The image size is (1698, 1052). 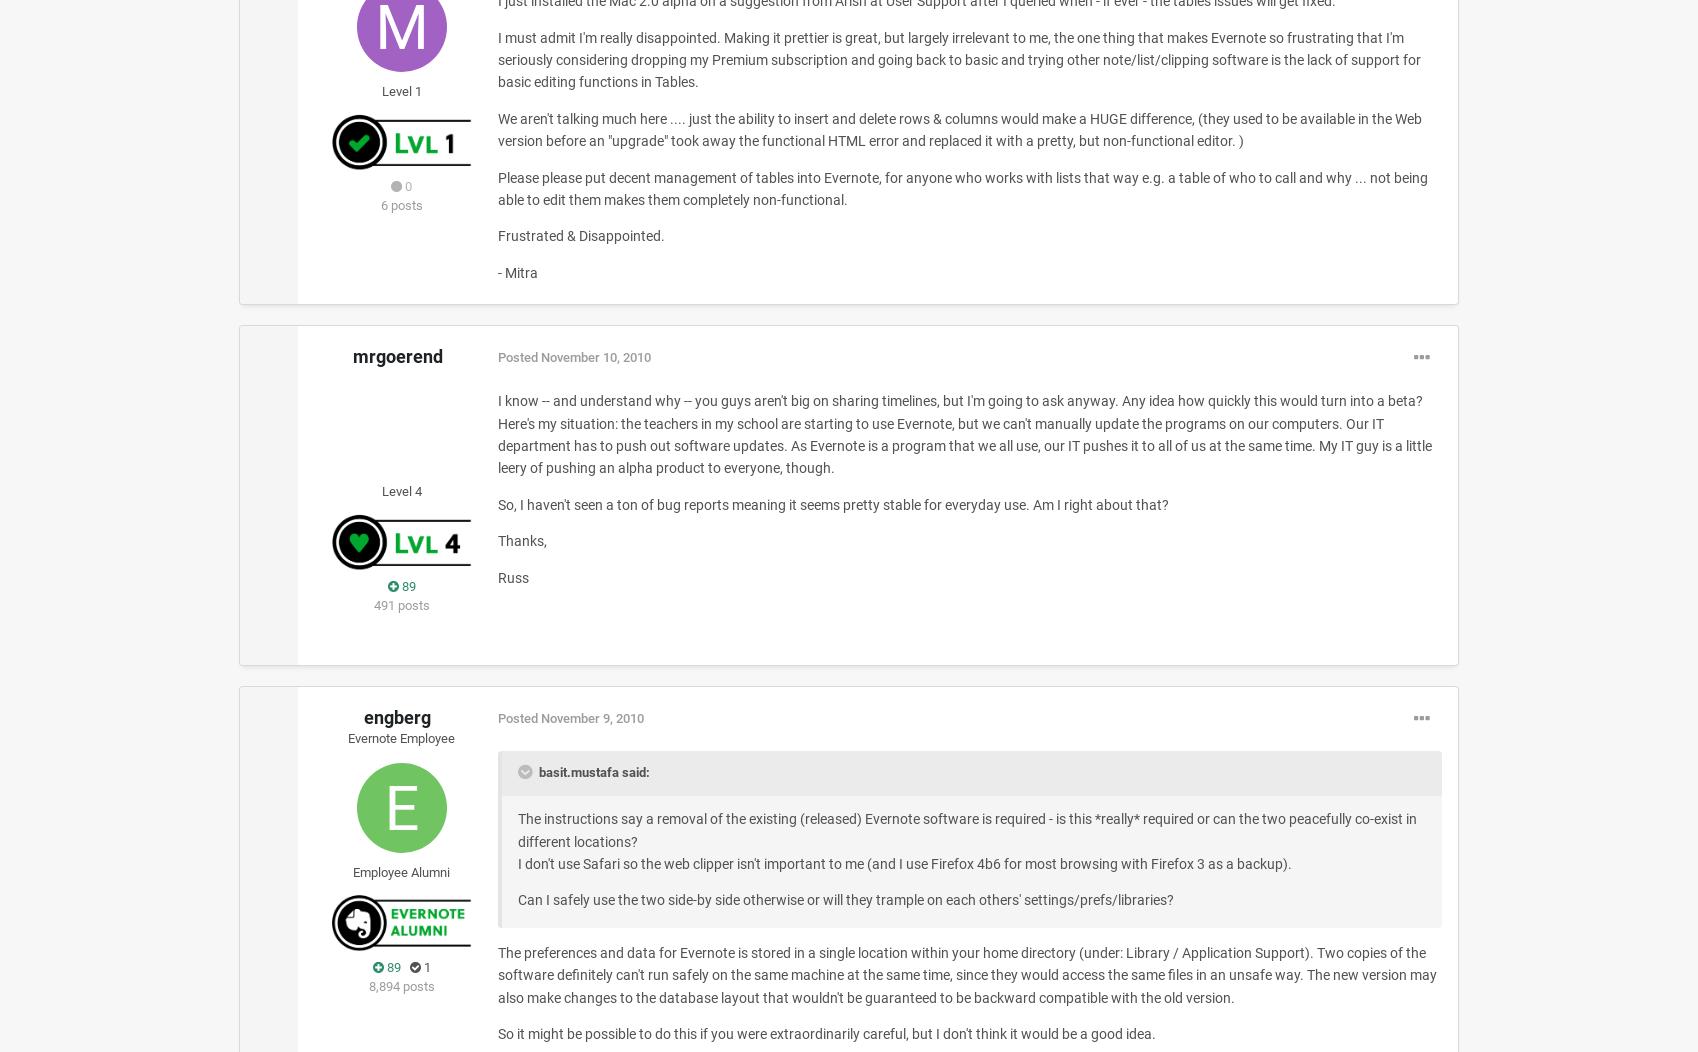 What do you see at coordinates (381, 91) in the screenshot?
I see `'Level 1'` at bounding box center [381, 91].